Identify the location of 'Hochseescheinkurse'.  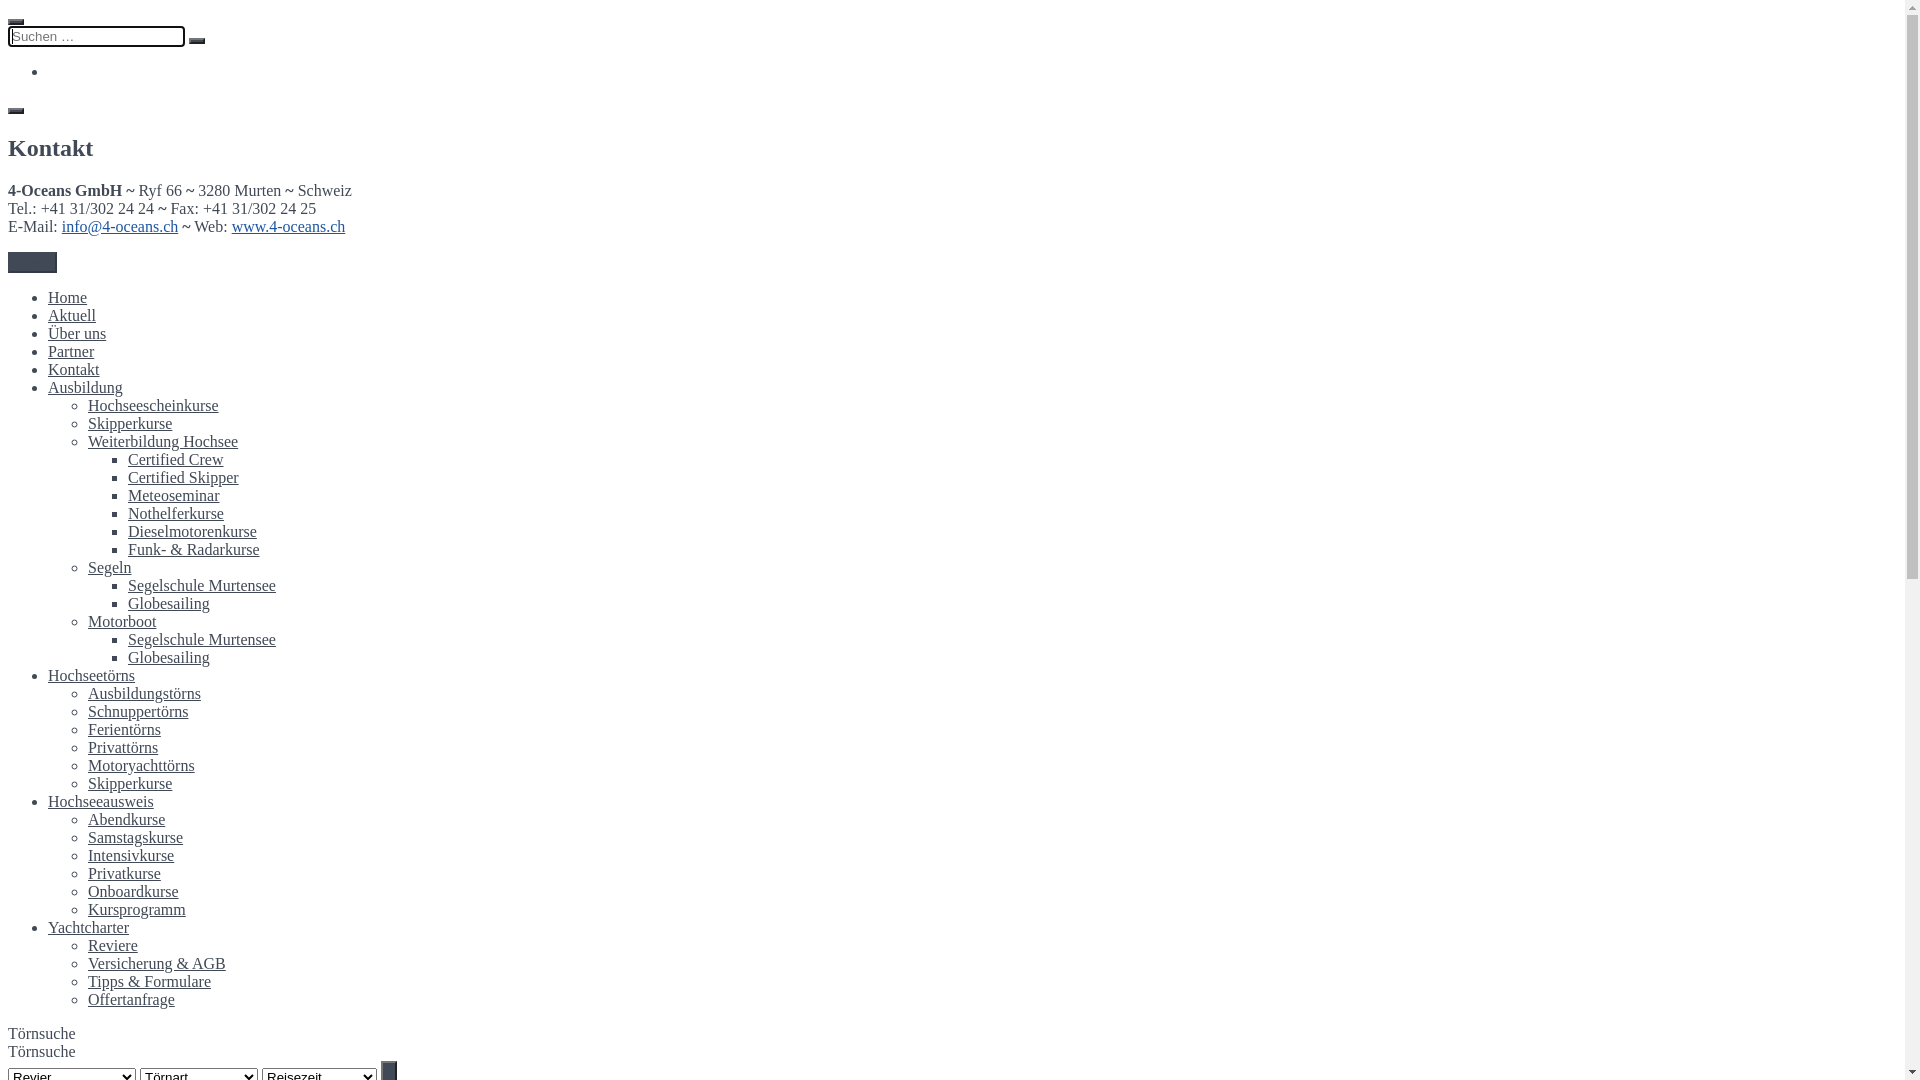
(152, 405).